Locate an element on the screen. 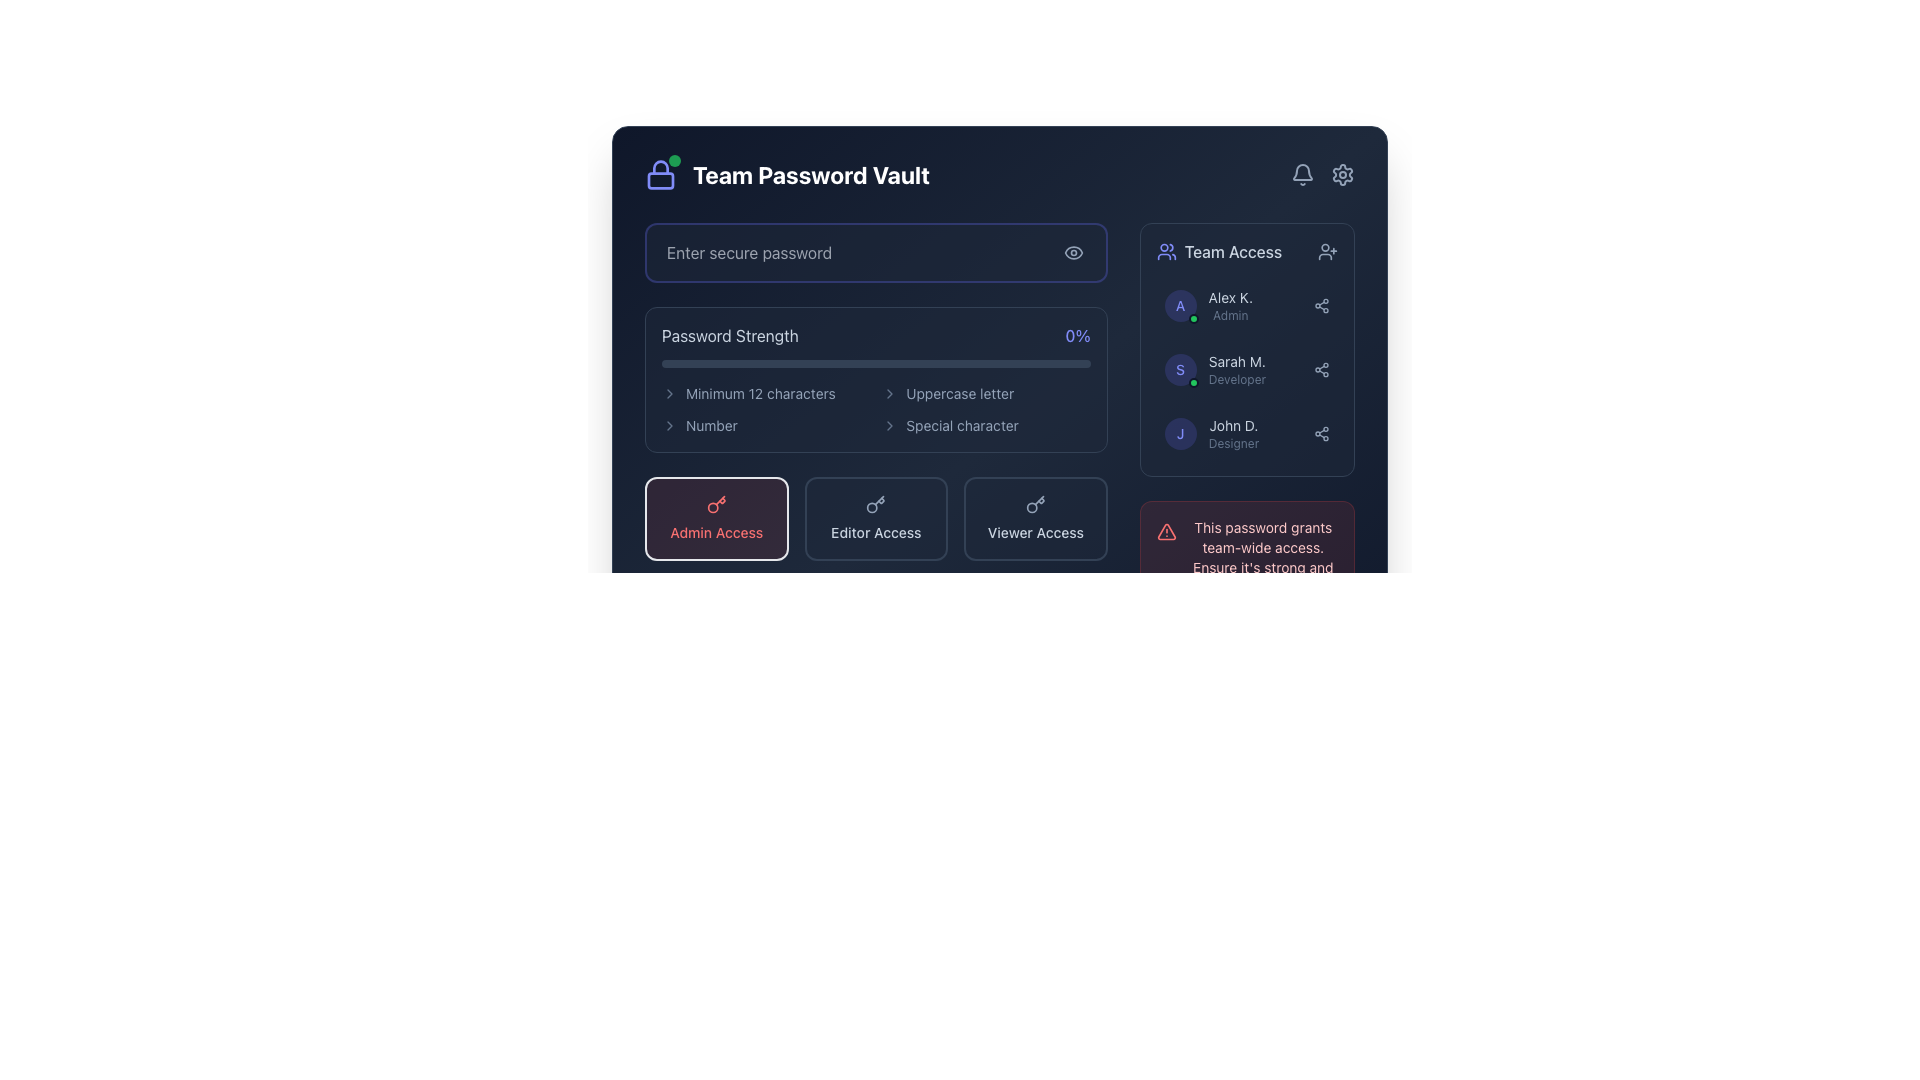 The image size is (1920, 1080). the 'Editor Access' button, which is the second button in a row of three, featuring a key icon and text is located at coordinates (876, 518).